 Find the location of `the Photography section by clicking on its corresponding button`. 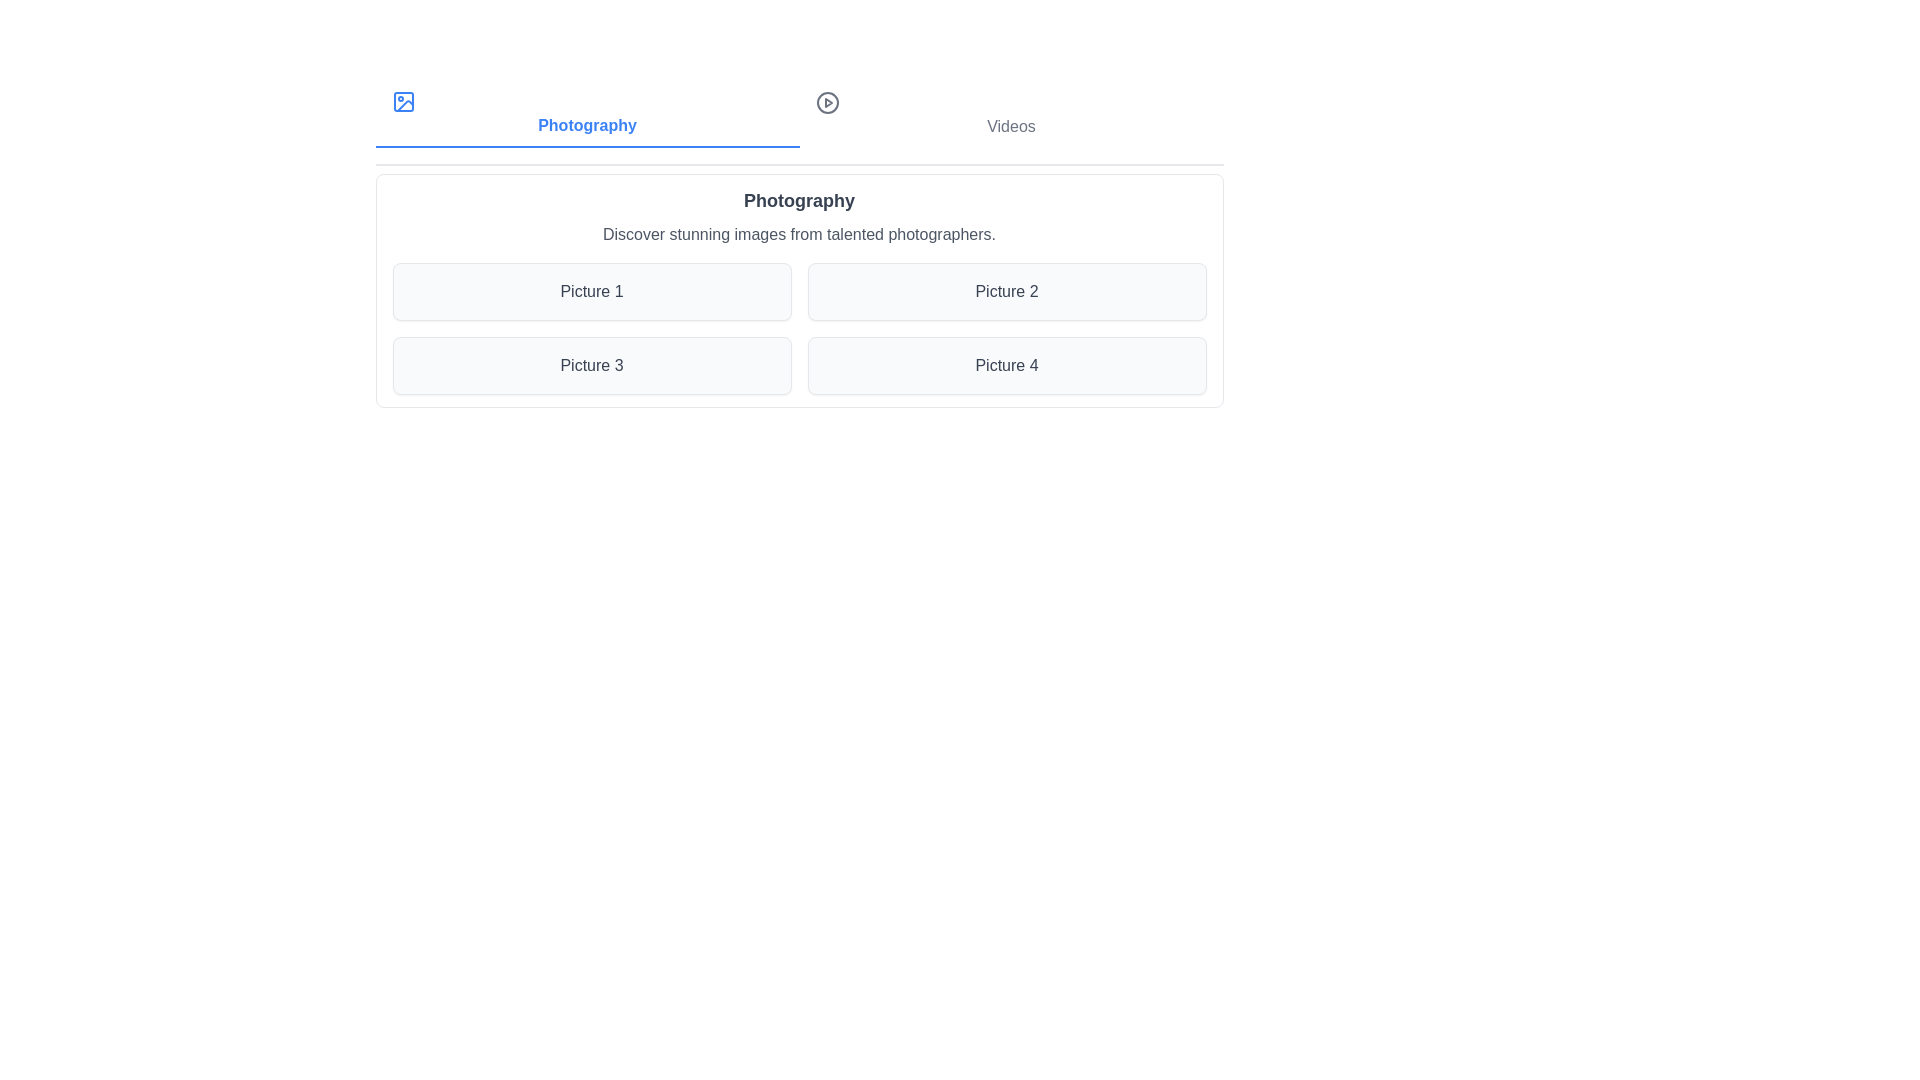

the Photography section by clicking on its corresponding button is located at coordinates (586, 115).